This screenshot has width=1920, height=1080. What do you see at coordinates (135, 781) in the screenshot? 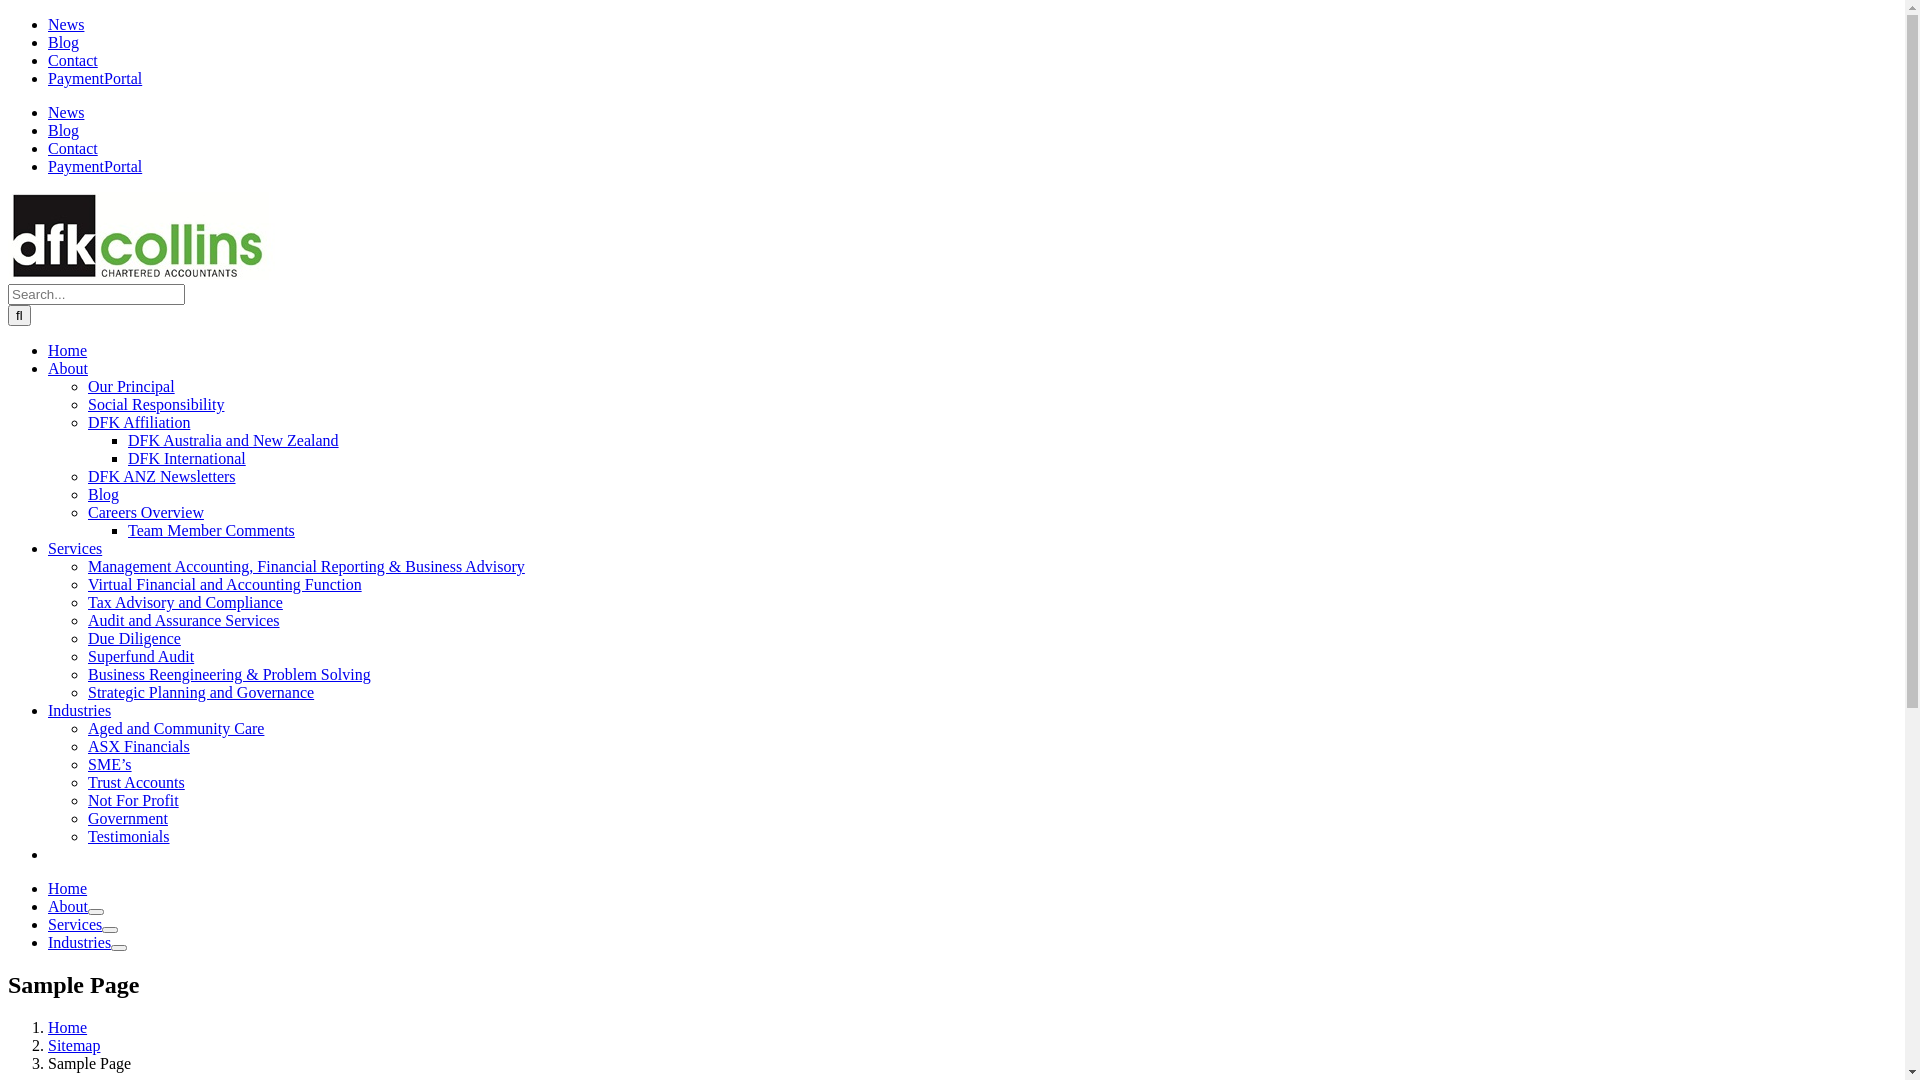
I see `'Trust Accounts'` at bounding box center [135, 781].